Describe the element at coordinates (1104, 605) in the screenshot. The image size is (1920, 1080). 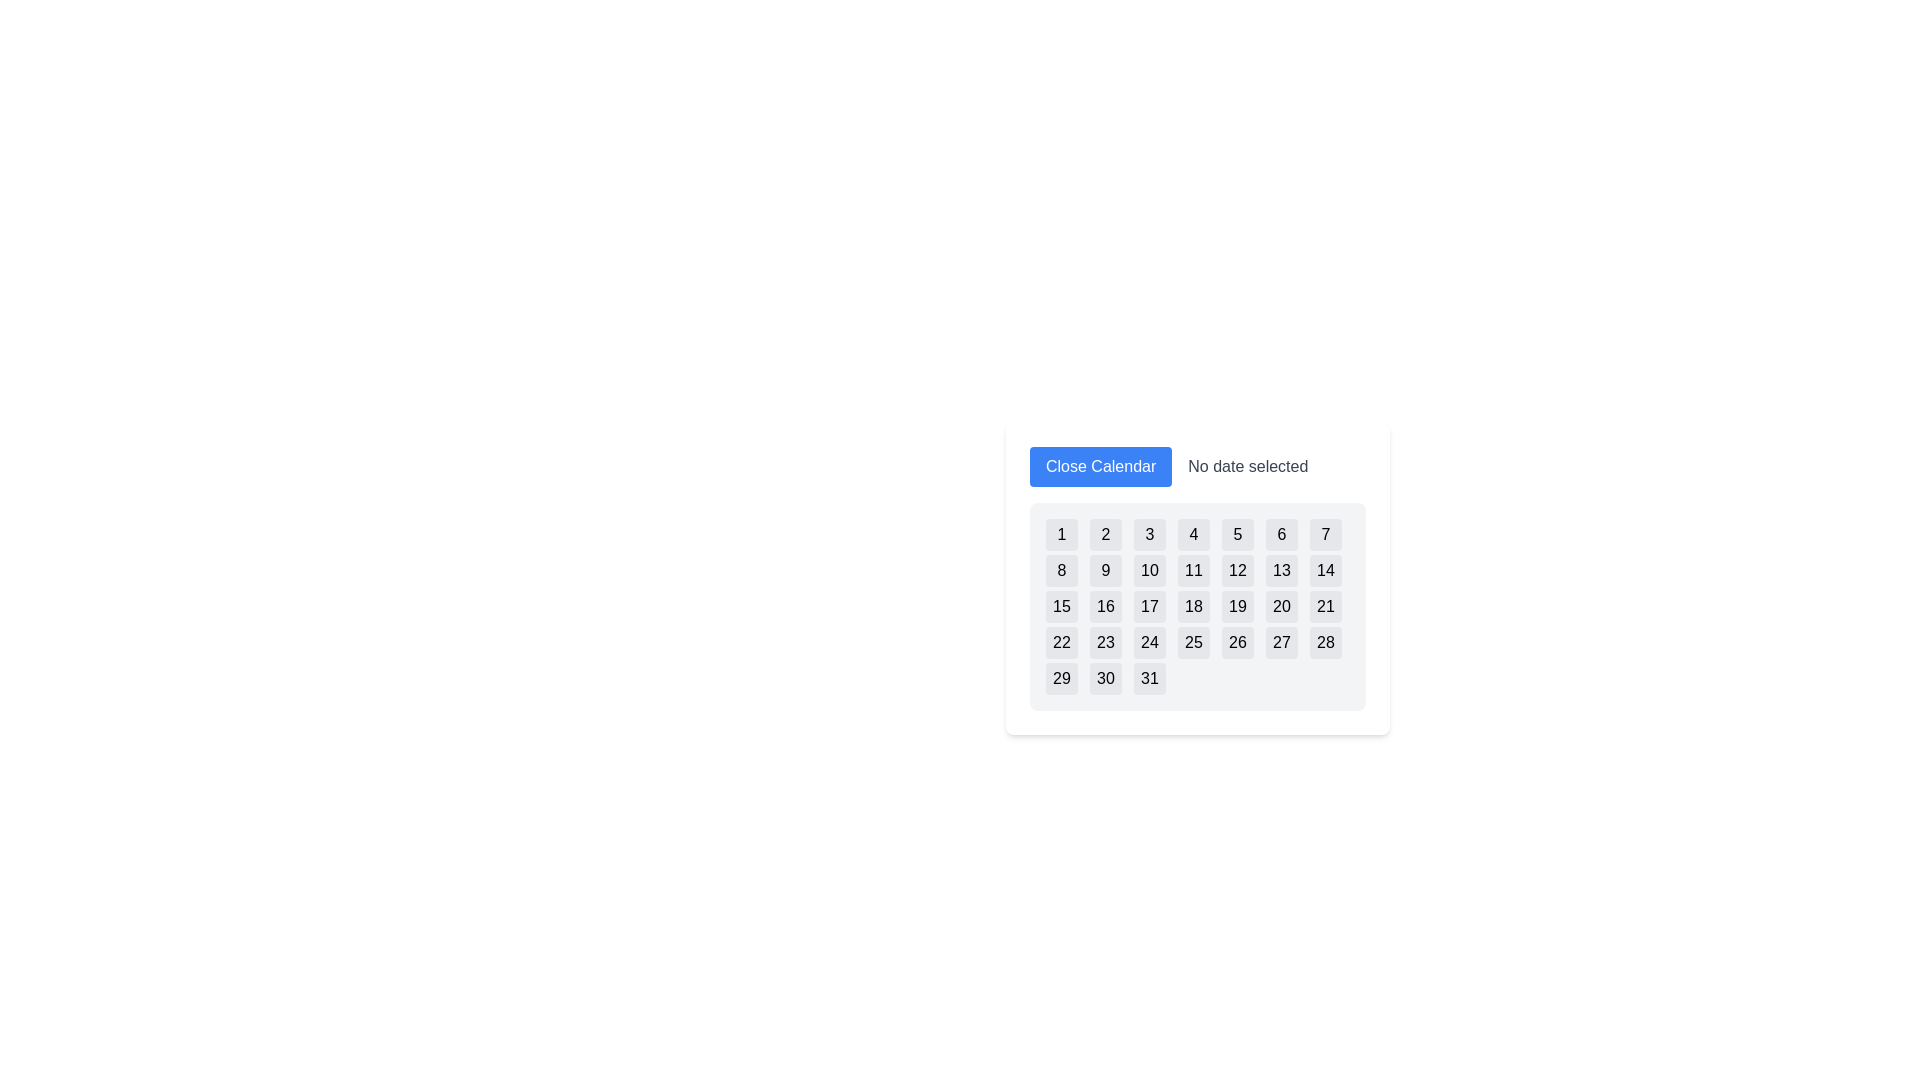
I see `the selectable date button in the calendar interface, located in the third row and second column` at that location.